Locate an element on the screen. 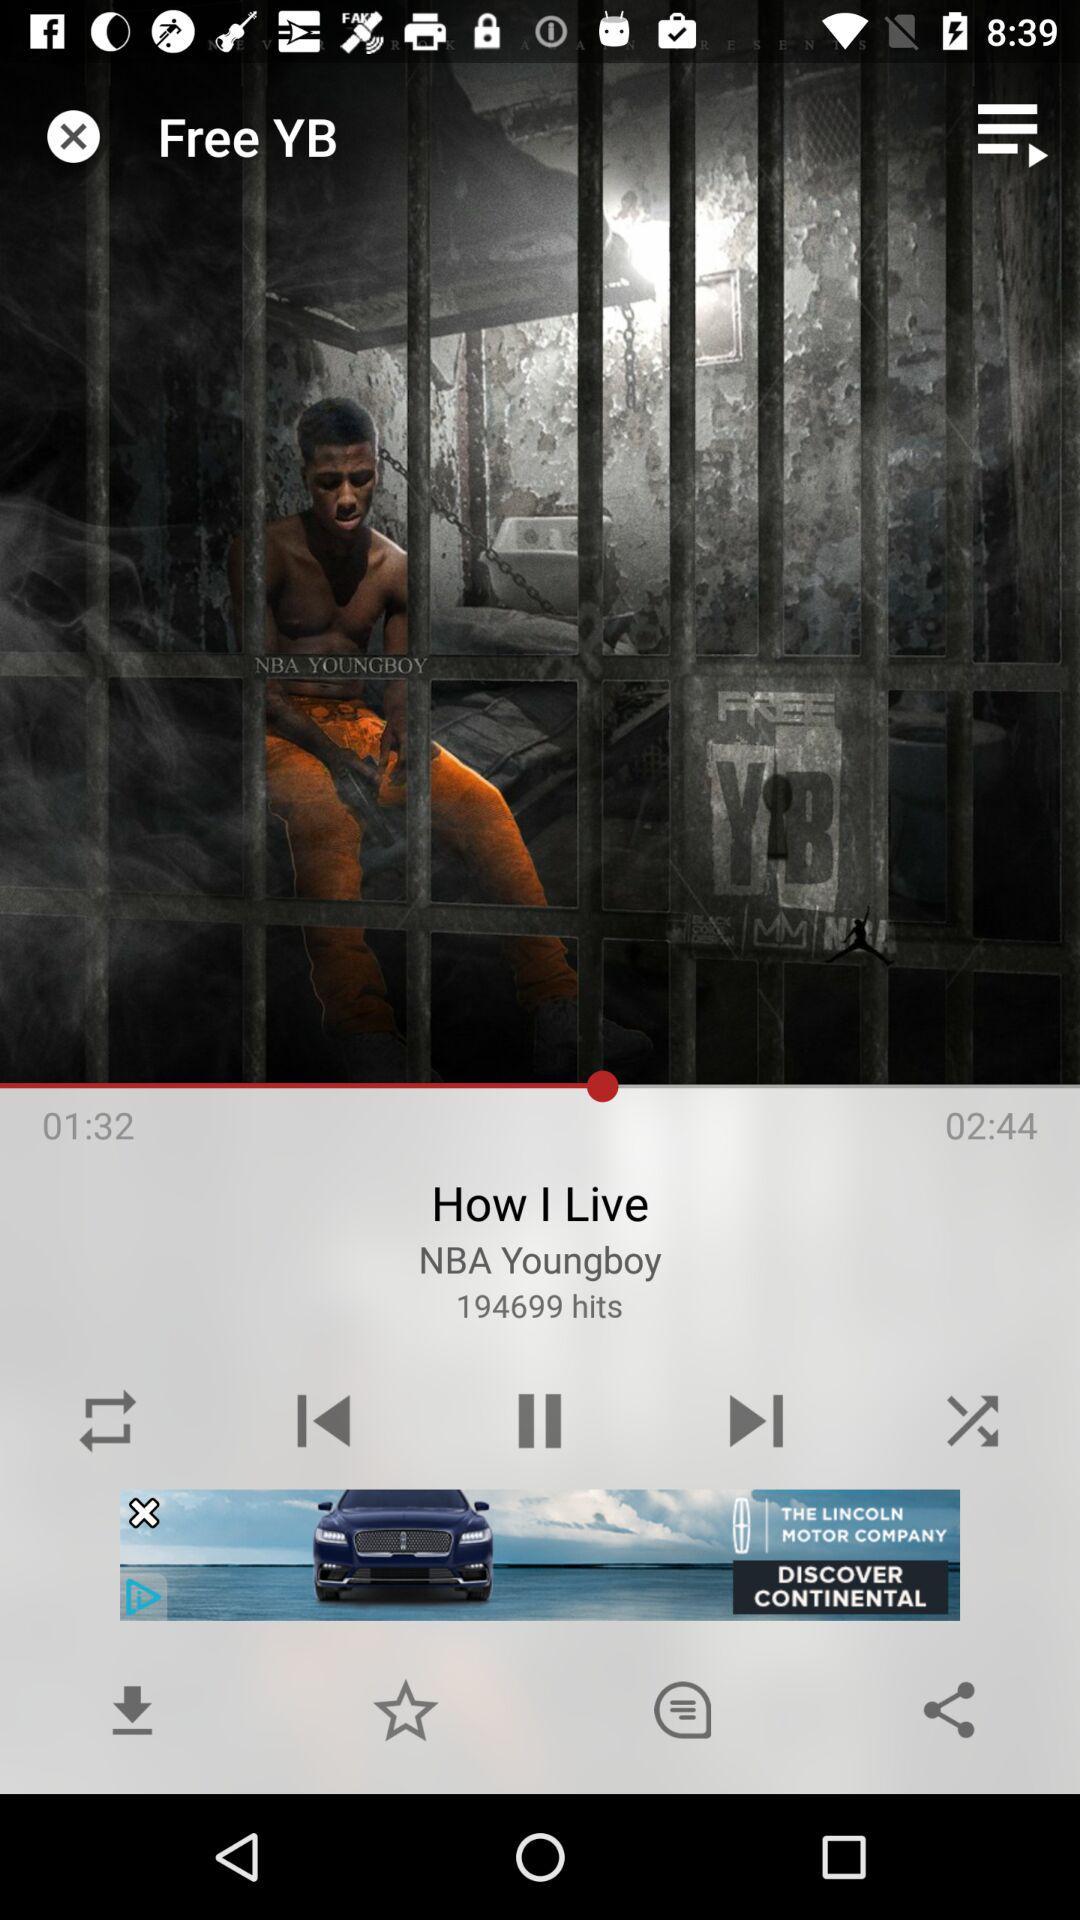 The width and height of the screenshot is (1080, 1920). the skip_previous icon is located at coordinates (323, 1420).